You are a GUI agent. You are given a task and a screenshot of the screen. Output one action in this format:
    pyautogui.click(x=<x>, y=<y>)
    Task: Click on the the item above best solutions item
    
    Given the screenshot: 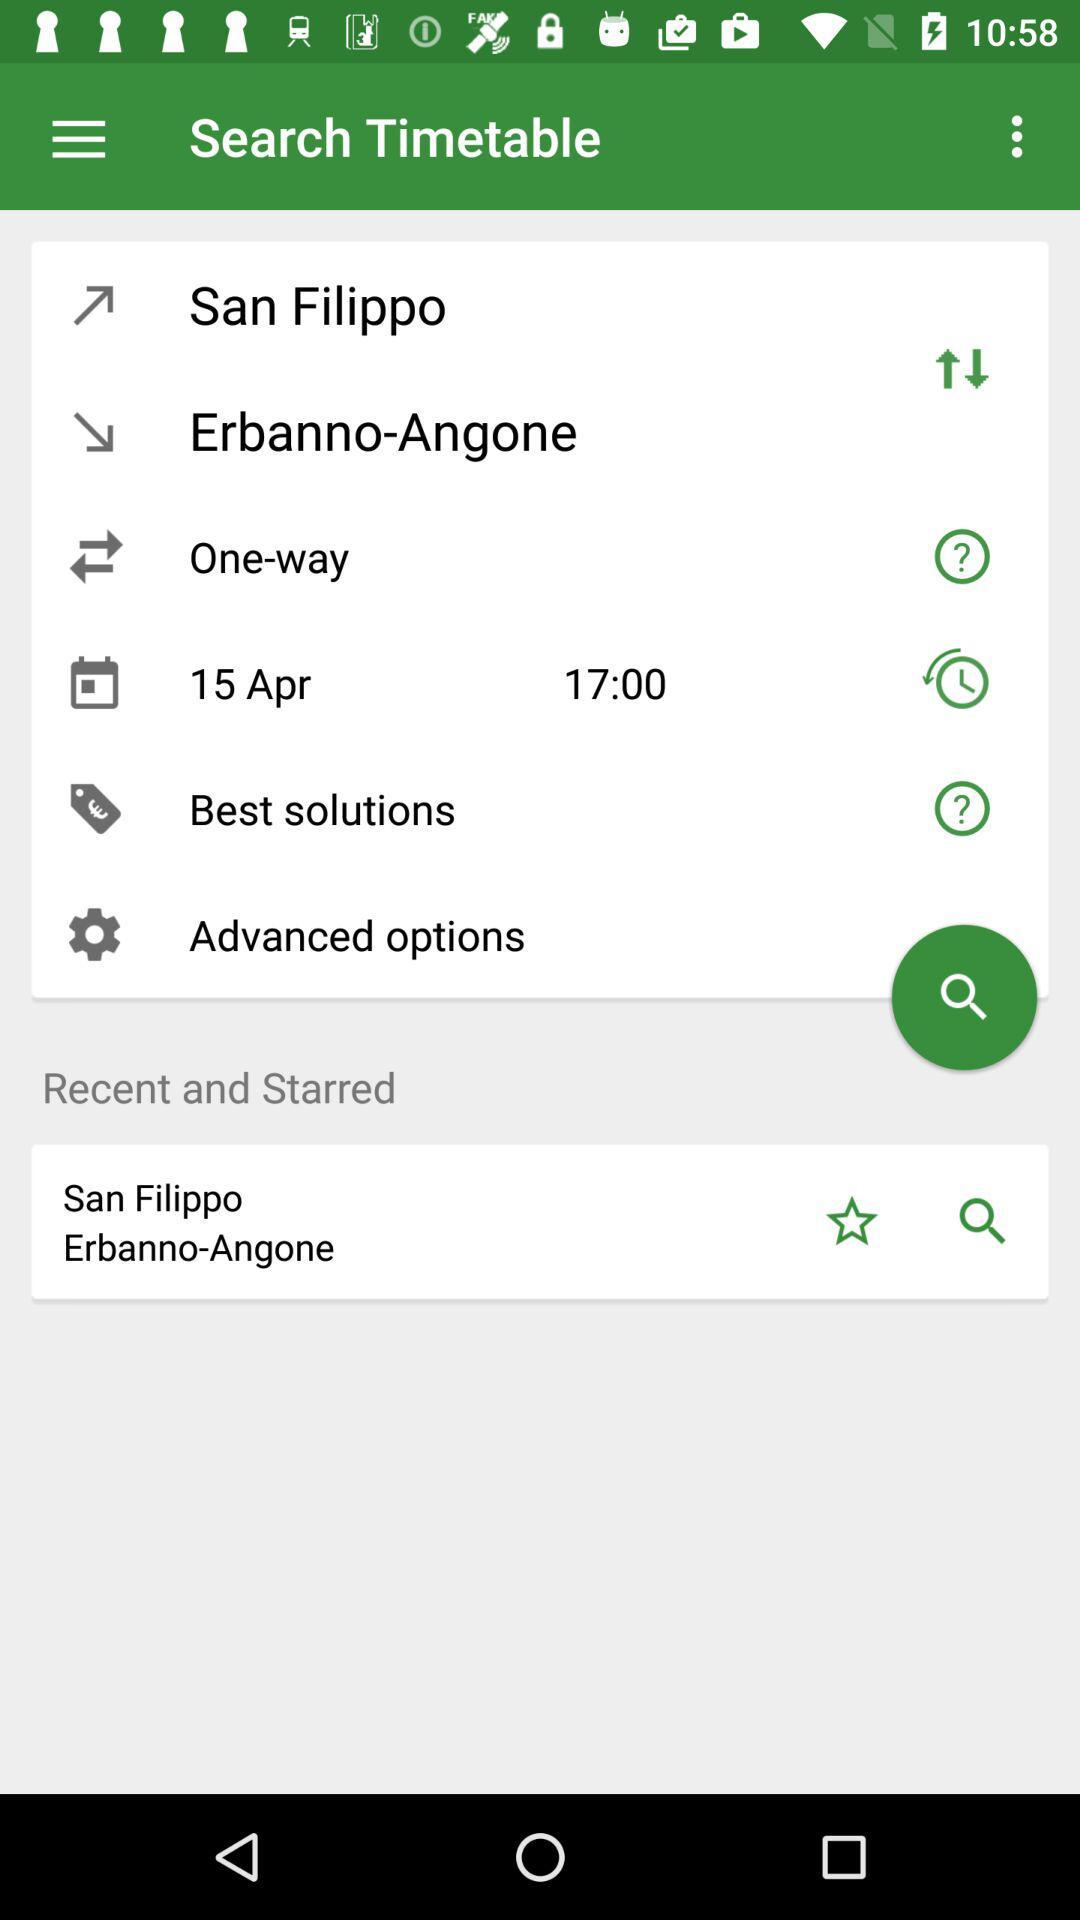 What is the action you would take?
    pyautogui.click(x=360, y=682)
    